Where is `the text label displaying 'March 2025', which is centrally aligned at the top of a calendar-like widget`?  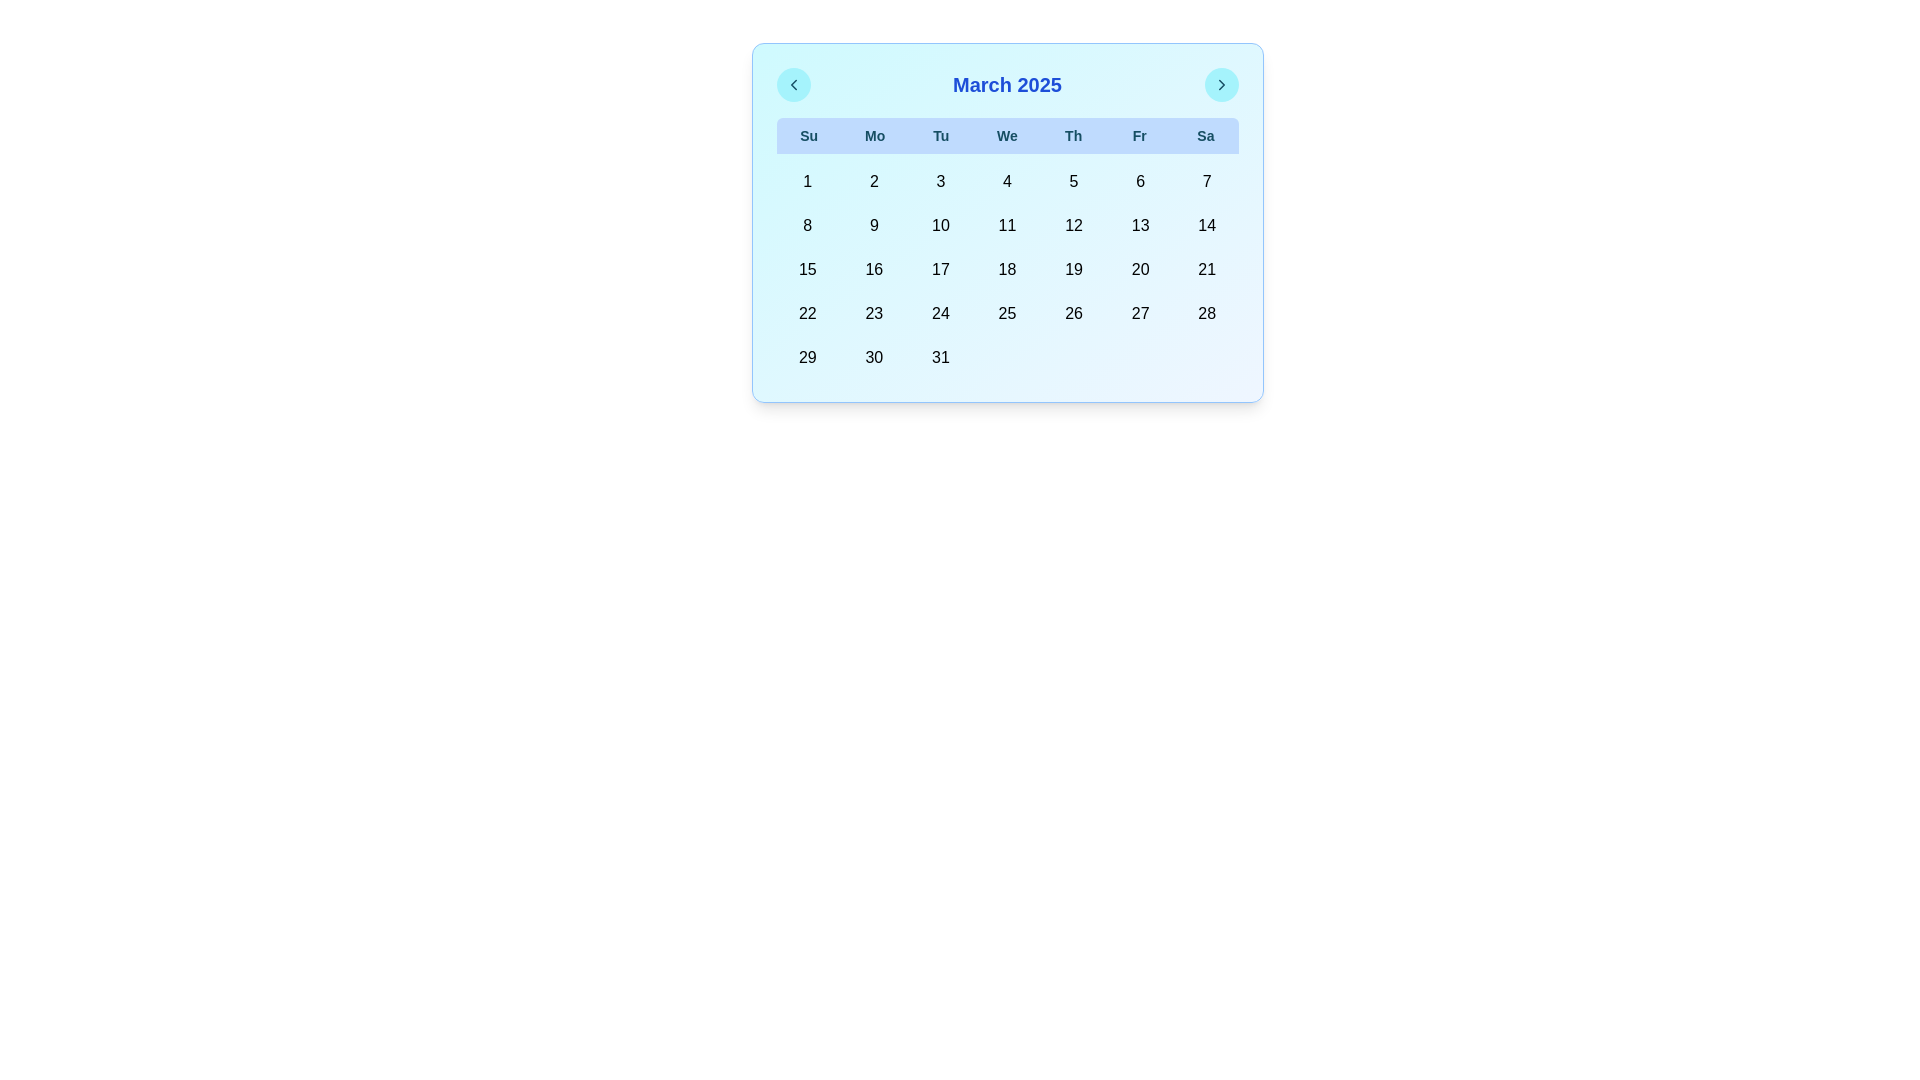 the text label displaying 'March 2025', which is centrally aligned at the top of a calendar-like widget is located at coordinates (1007, 83).